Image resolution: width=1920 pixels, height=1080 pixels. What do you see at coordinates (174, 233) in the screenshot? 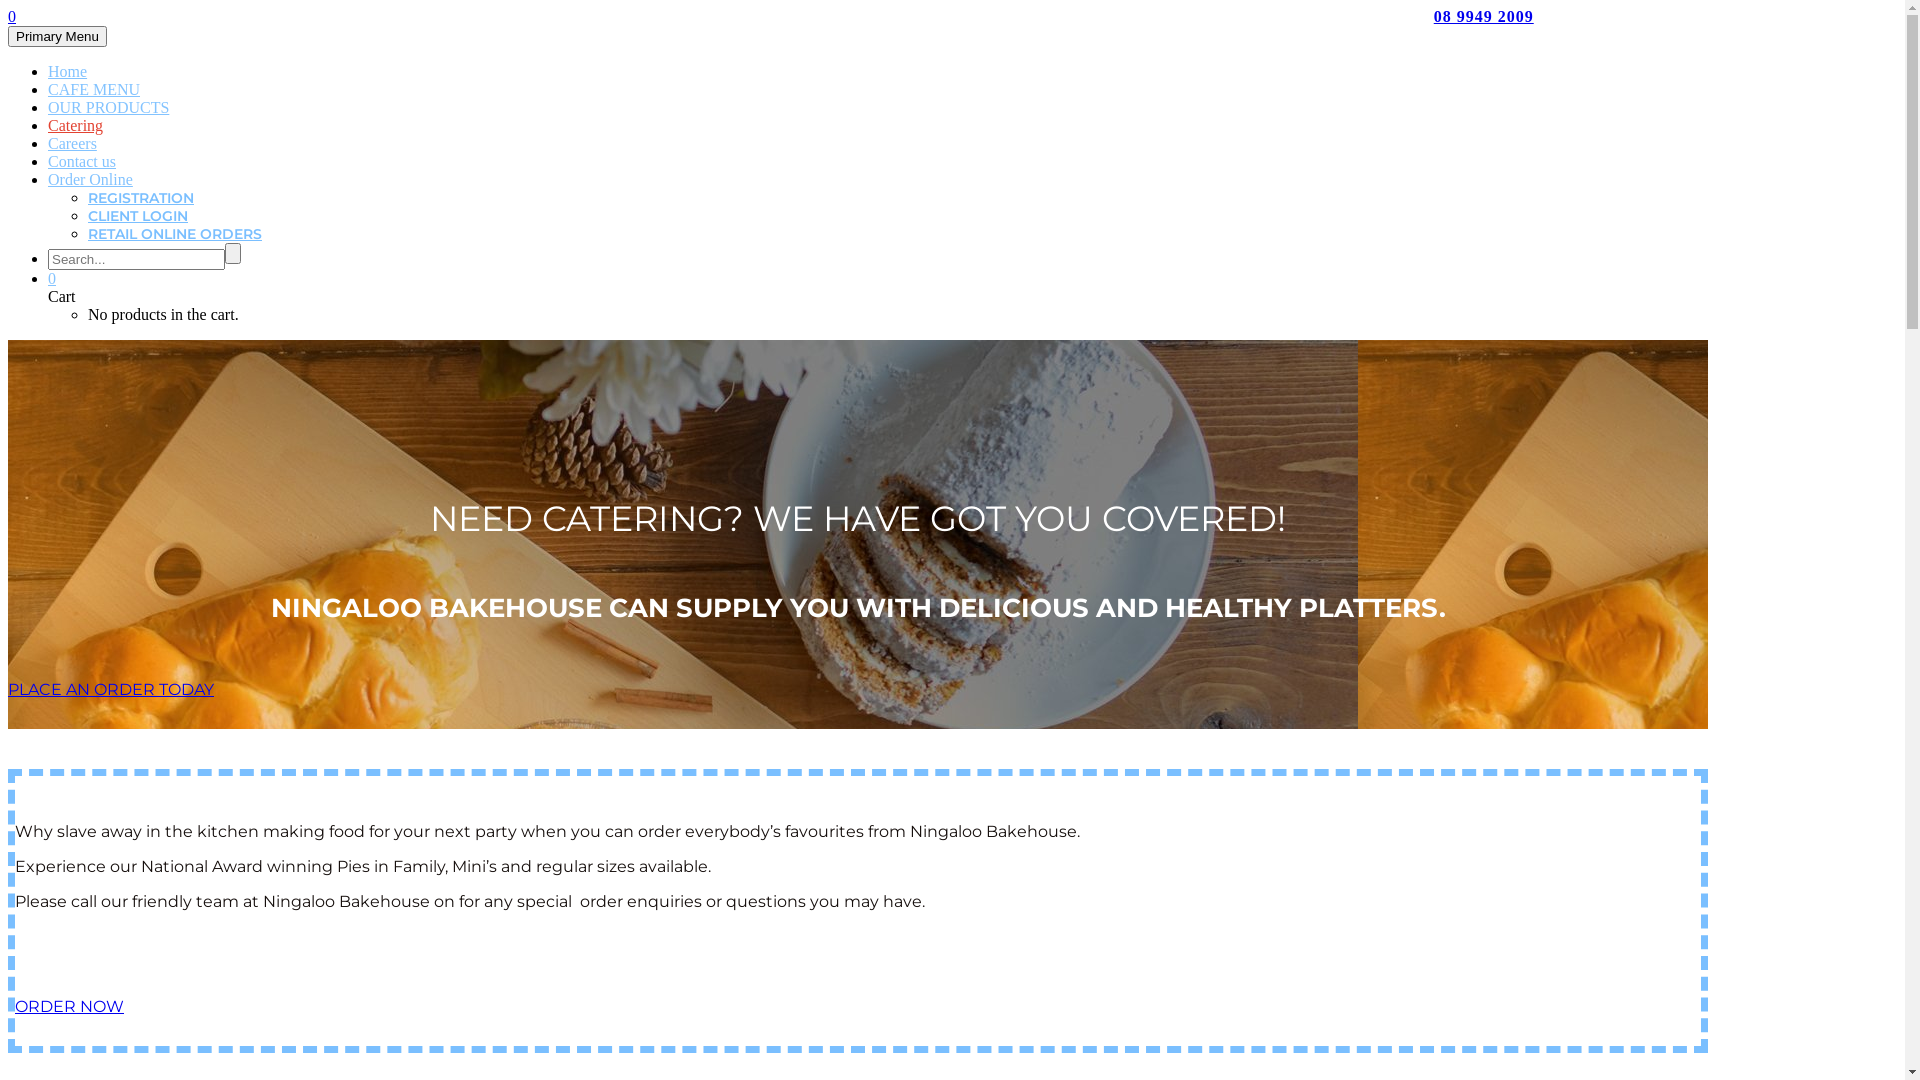
I see `'RETAIL ONLINE ORDERS'` at bounding box center [174, 233].